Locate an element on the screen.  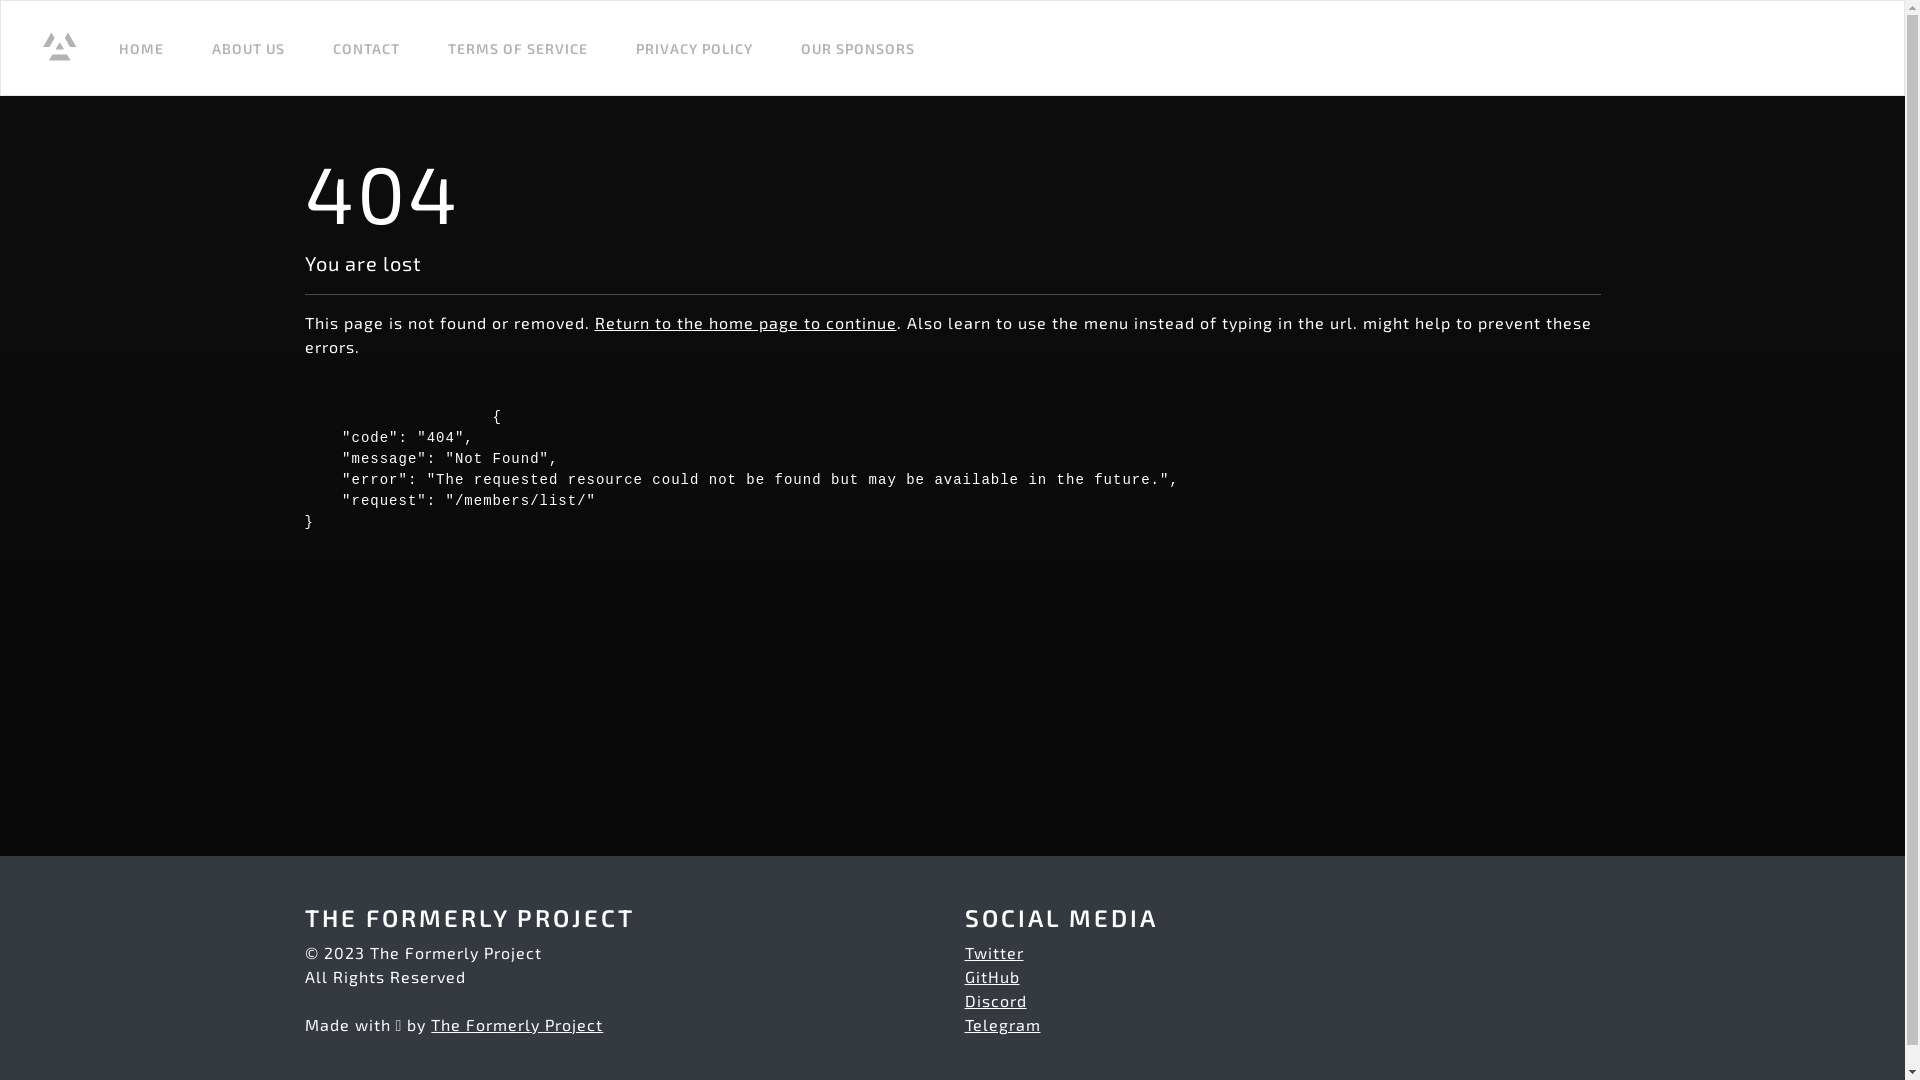
'GitHub' is located at coordinates (991, 975).